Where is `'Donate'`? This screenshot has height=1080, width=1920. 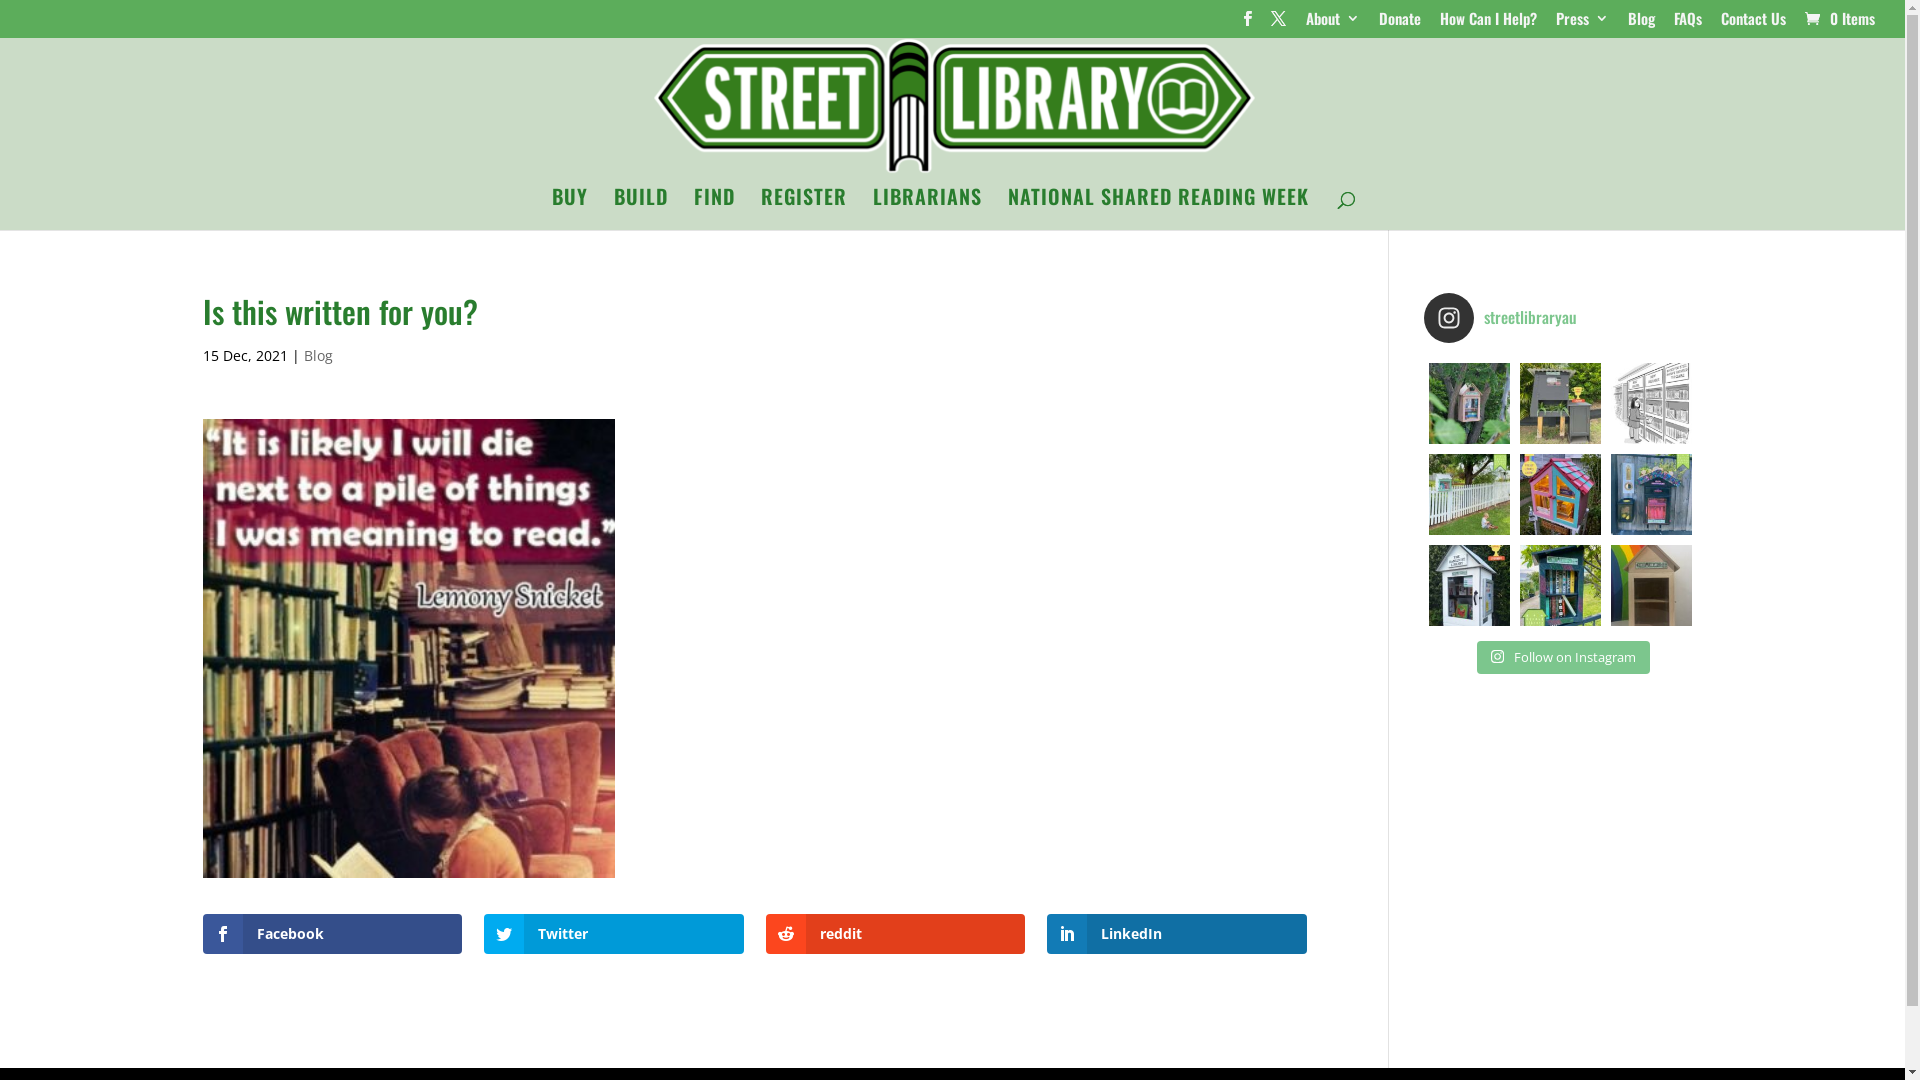 'Donate' is located at coordinates (1377, 23).